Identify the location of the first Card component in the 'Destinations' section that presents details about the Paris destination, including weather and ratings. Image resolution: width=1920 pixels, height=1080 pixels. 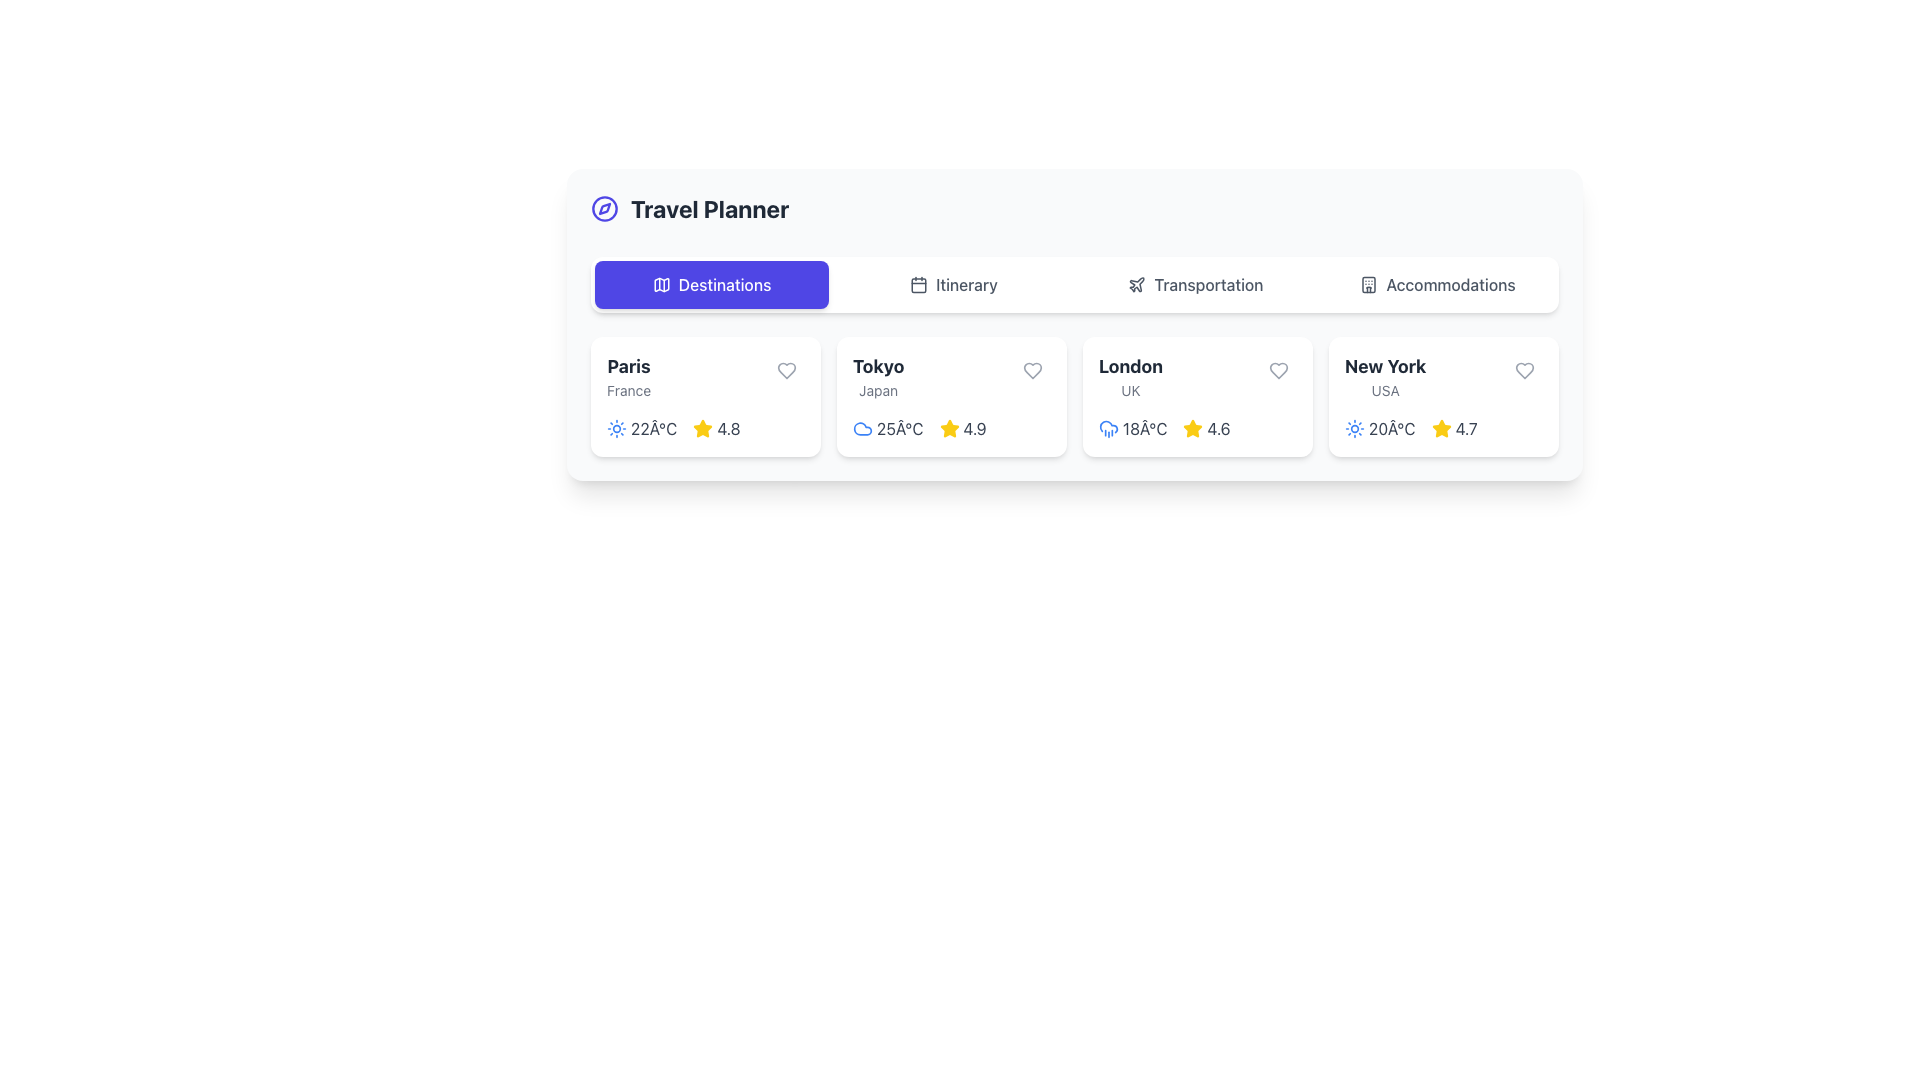
(705, 397).